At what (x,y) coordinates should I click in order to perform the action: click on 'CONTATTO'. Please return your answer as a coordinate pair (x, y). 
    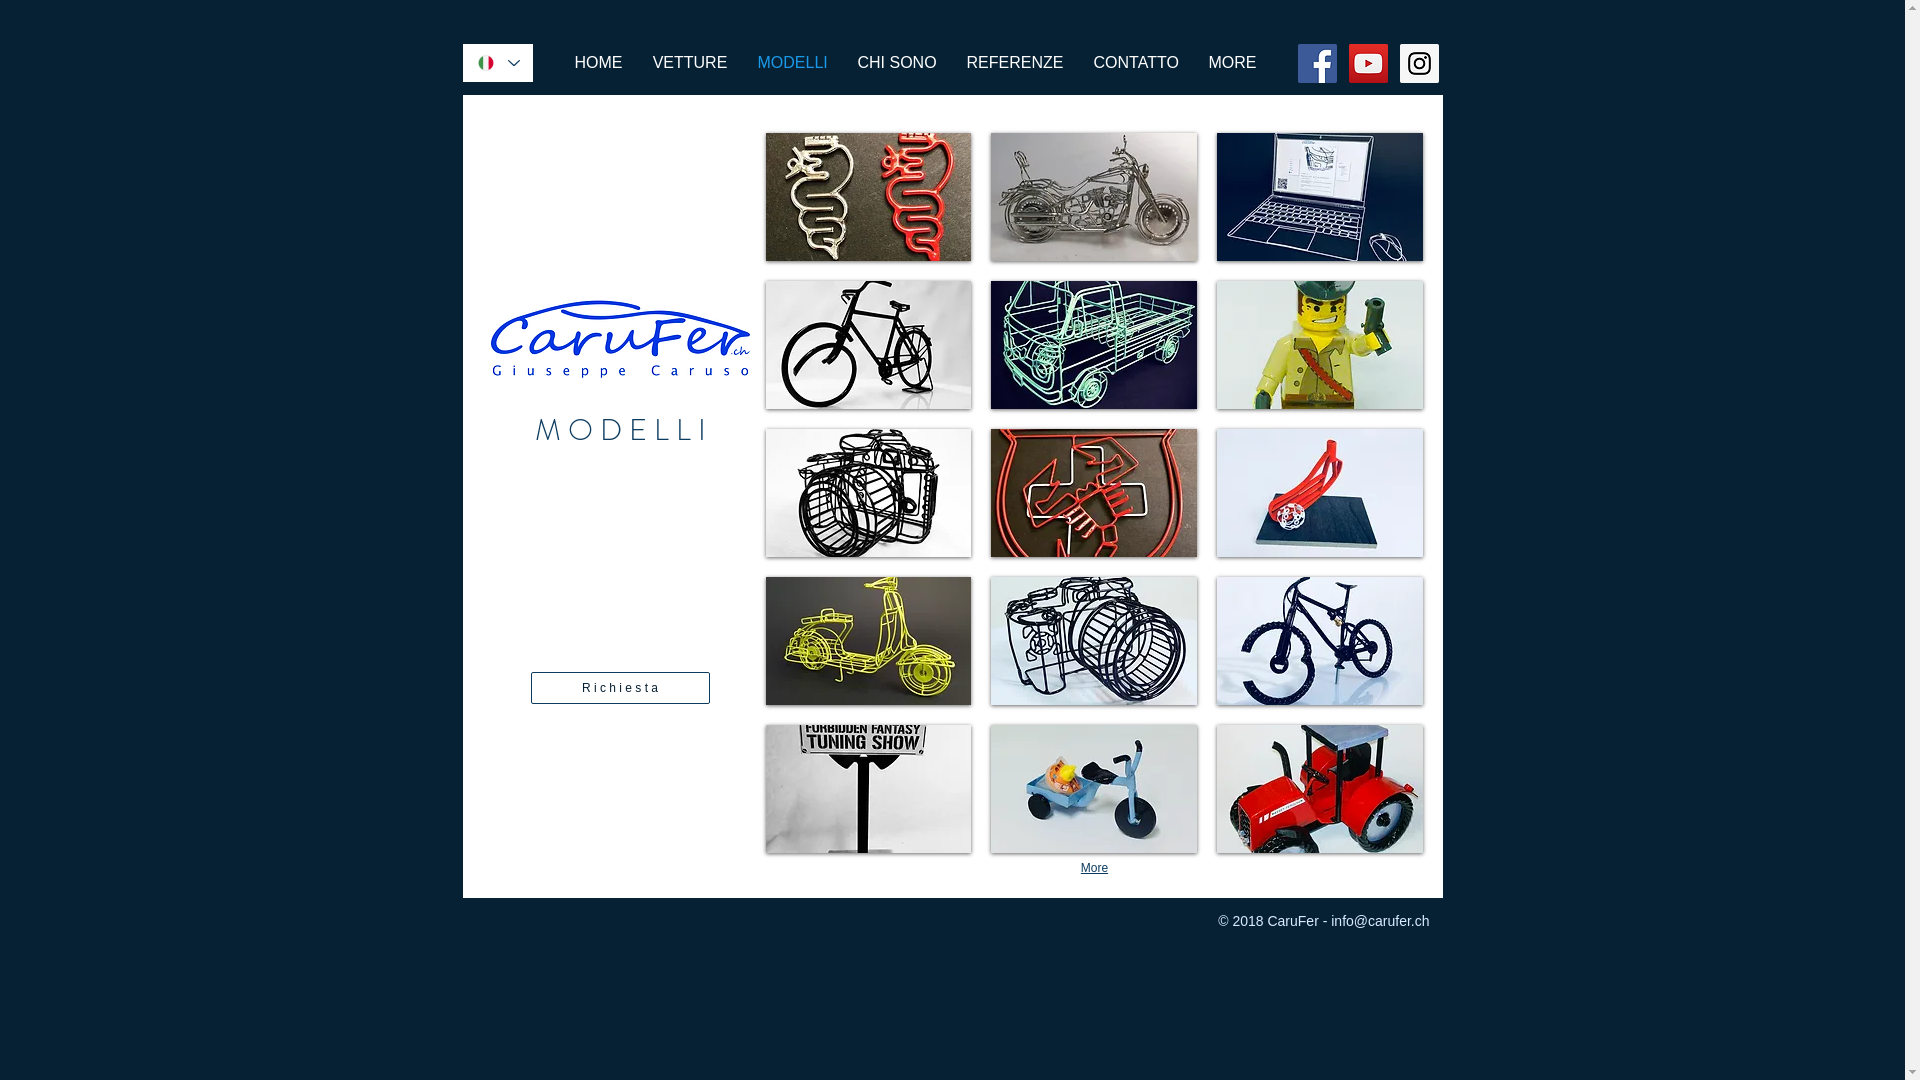
    Looking at the image, I should click on (1135, 61).